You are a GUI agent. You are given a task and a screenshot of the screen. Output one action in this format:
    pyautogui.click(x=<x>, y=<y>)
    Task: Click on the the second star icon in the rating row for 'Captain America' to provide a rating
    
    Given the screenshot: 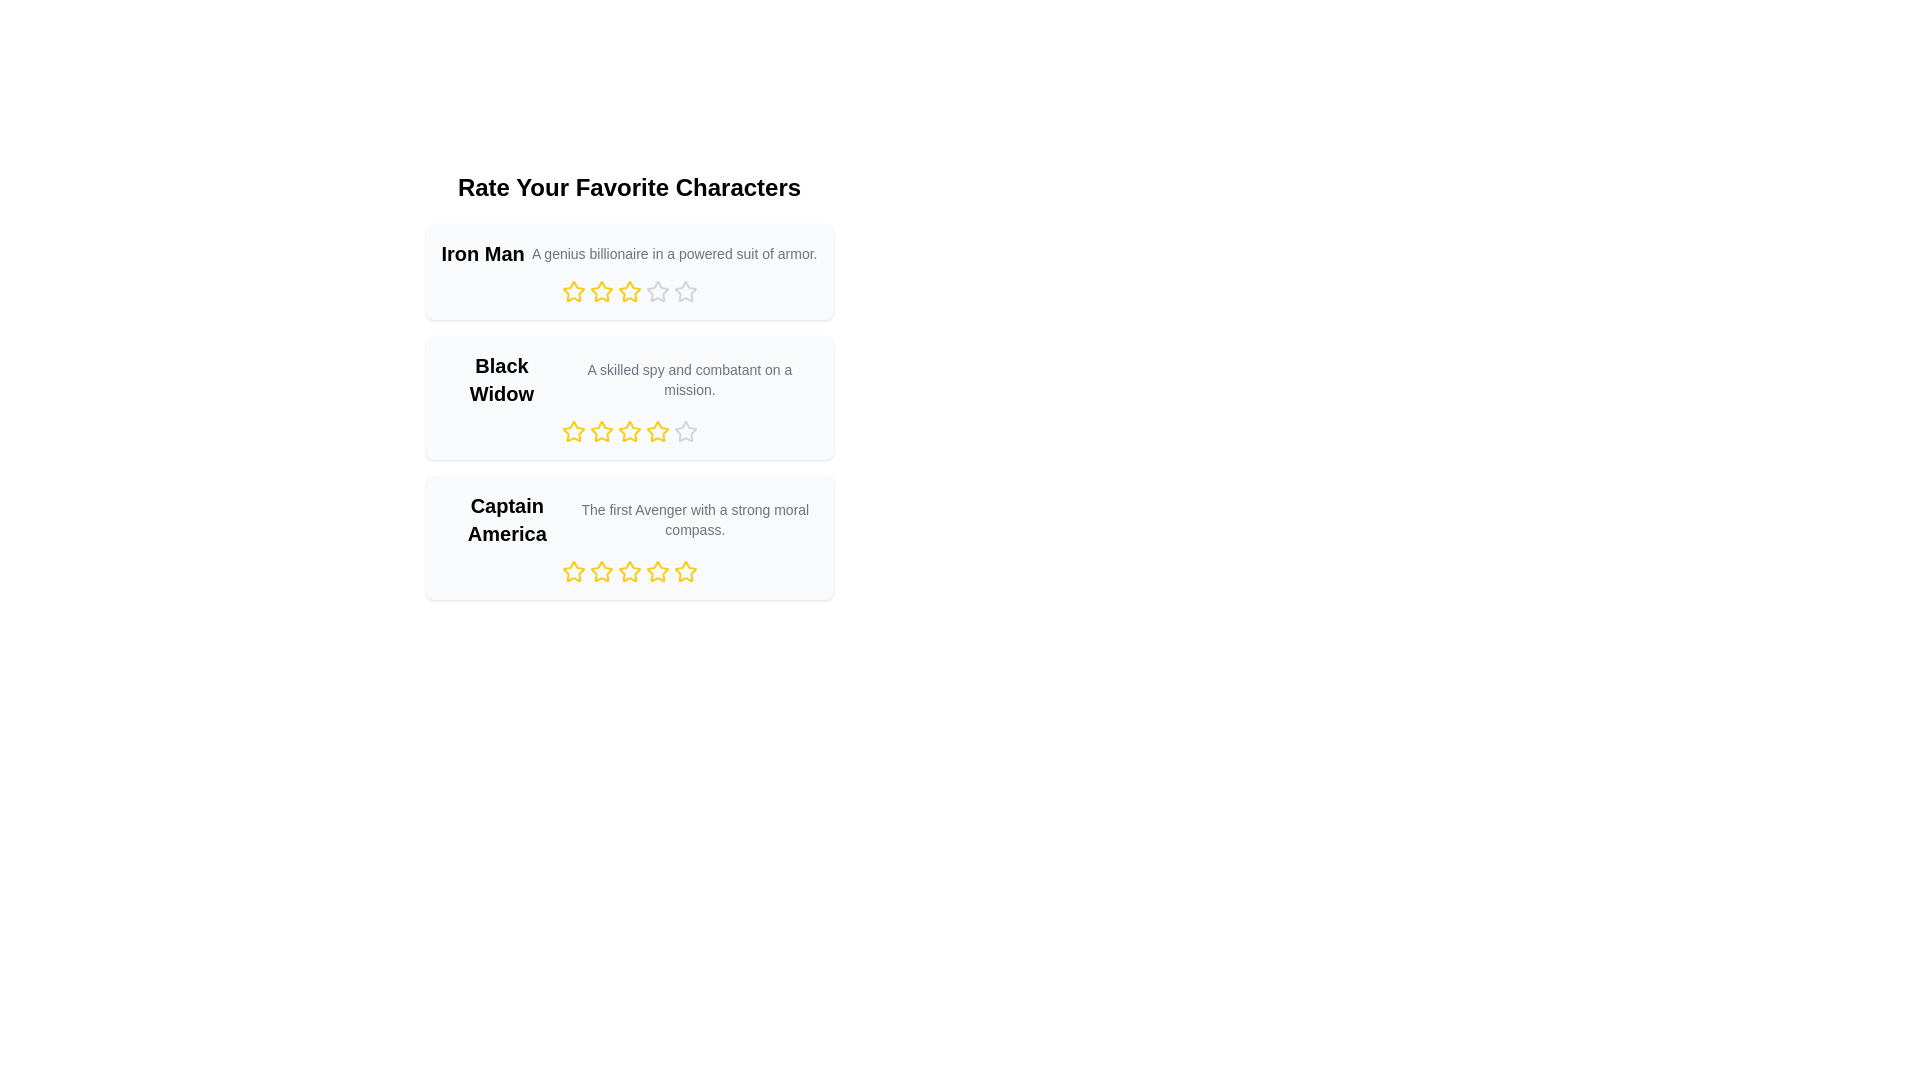 What is the action you would take?
    pyautogui.click(x=572, y=571)
    